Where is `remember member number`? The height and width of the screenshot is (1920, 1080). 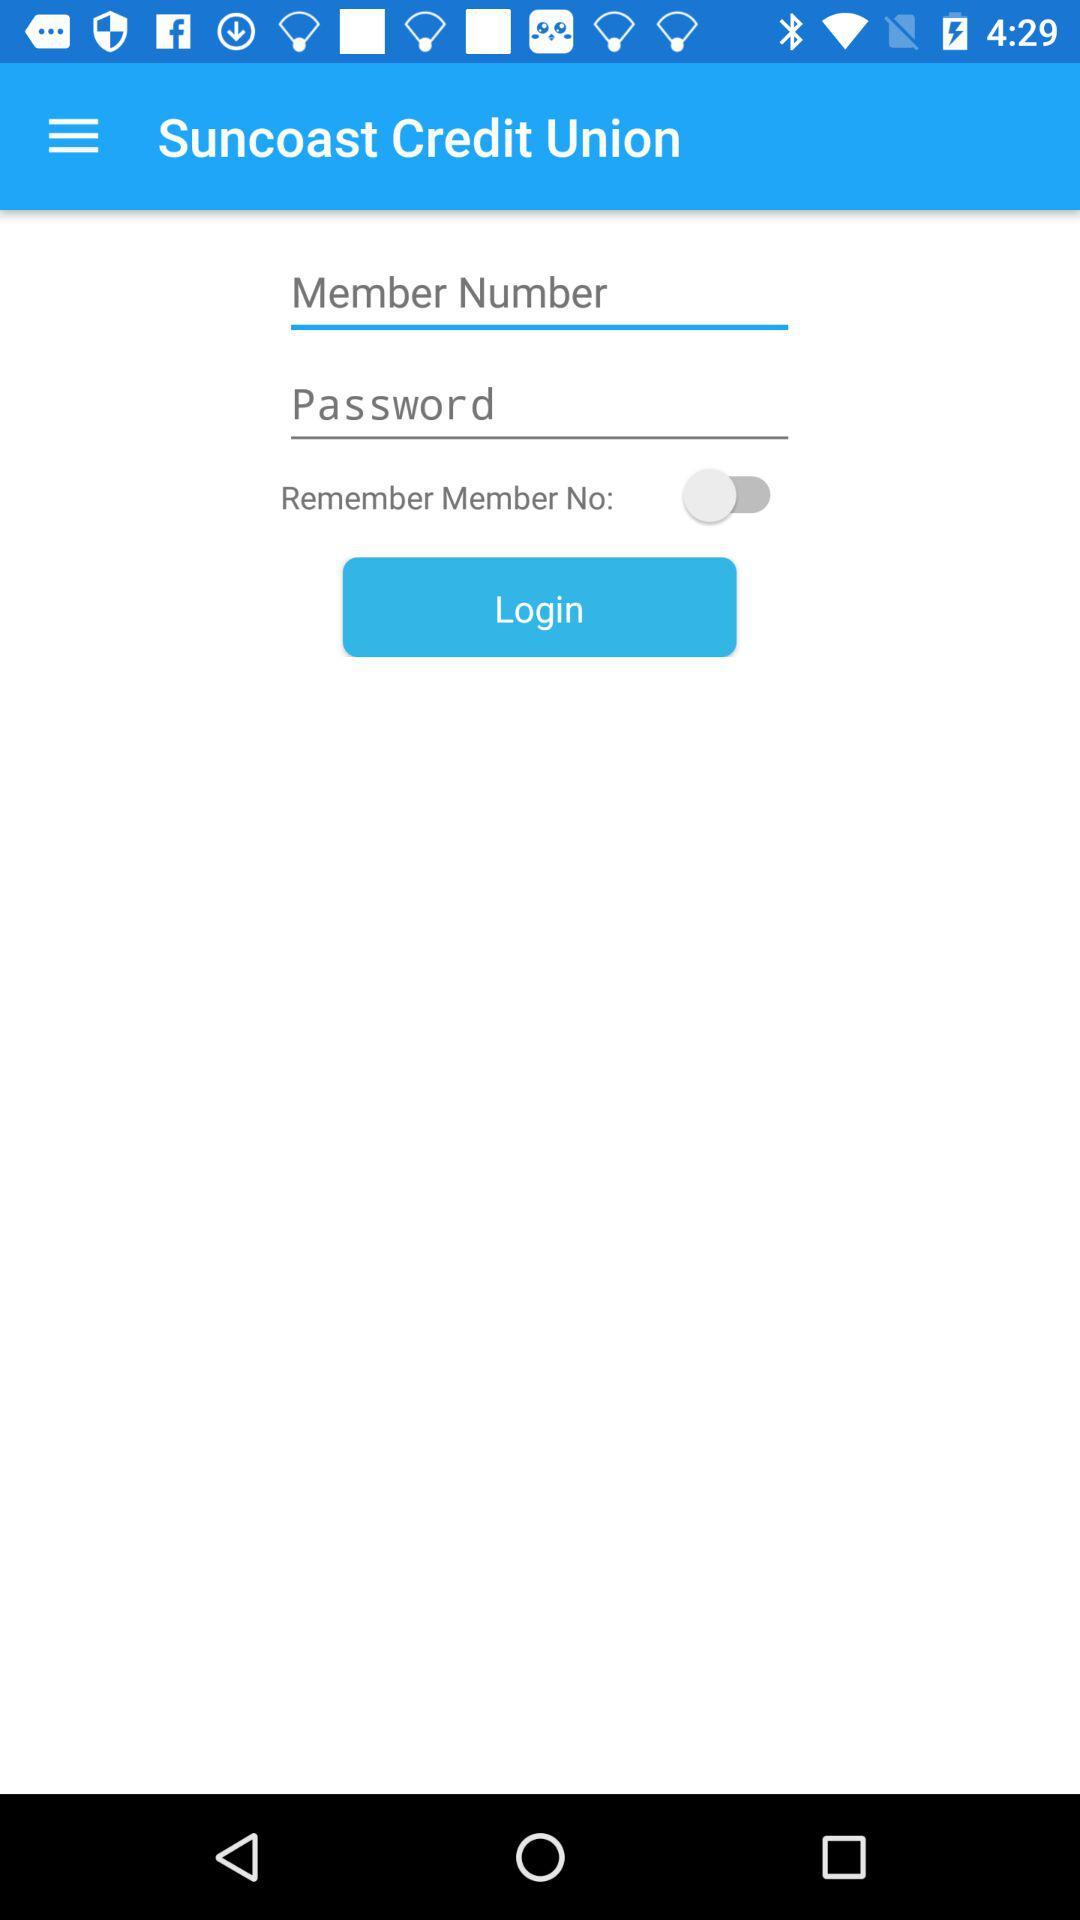
remember member number is located at coordinates (736, 495).